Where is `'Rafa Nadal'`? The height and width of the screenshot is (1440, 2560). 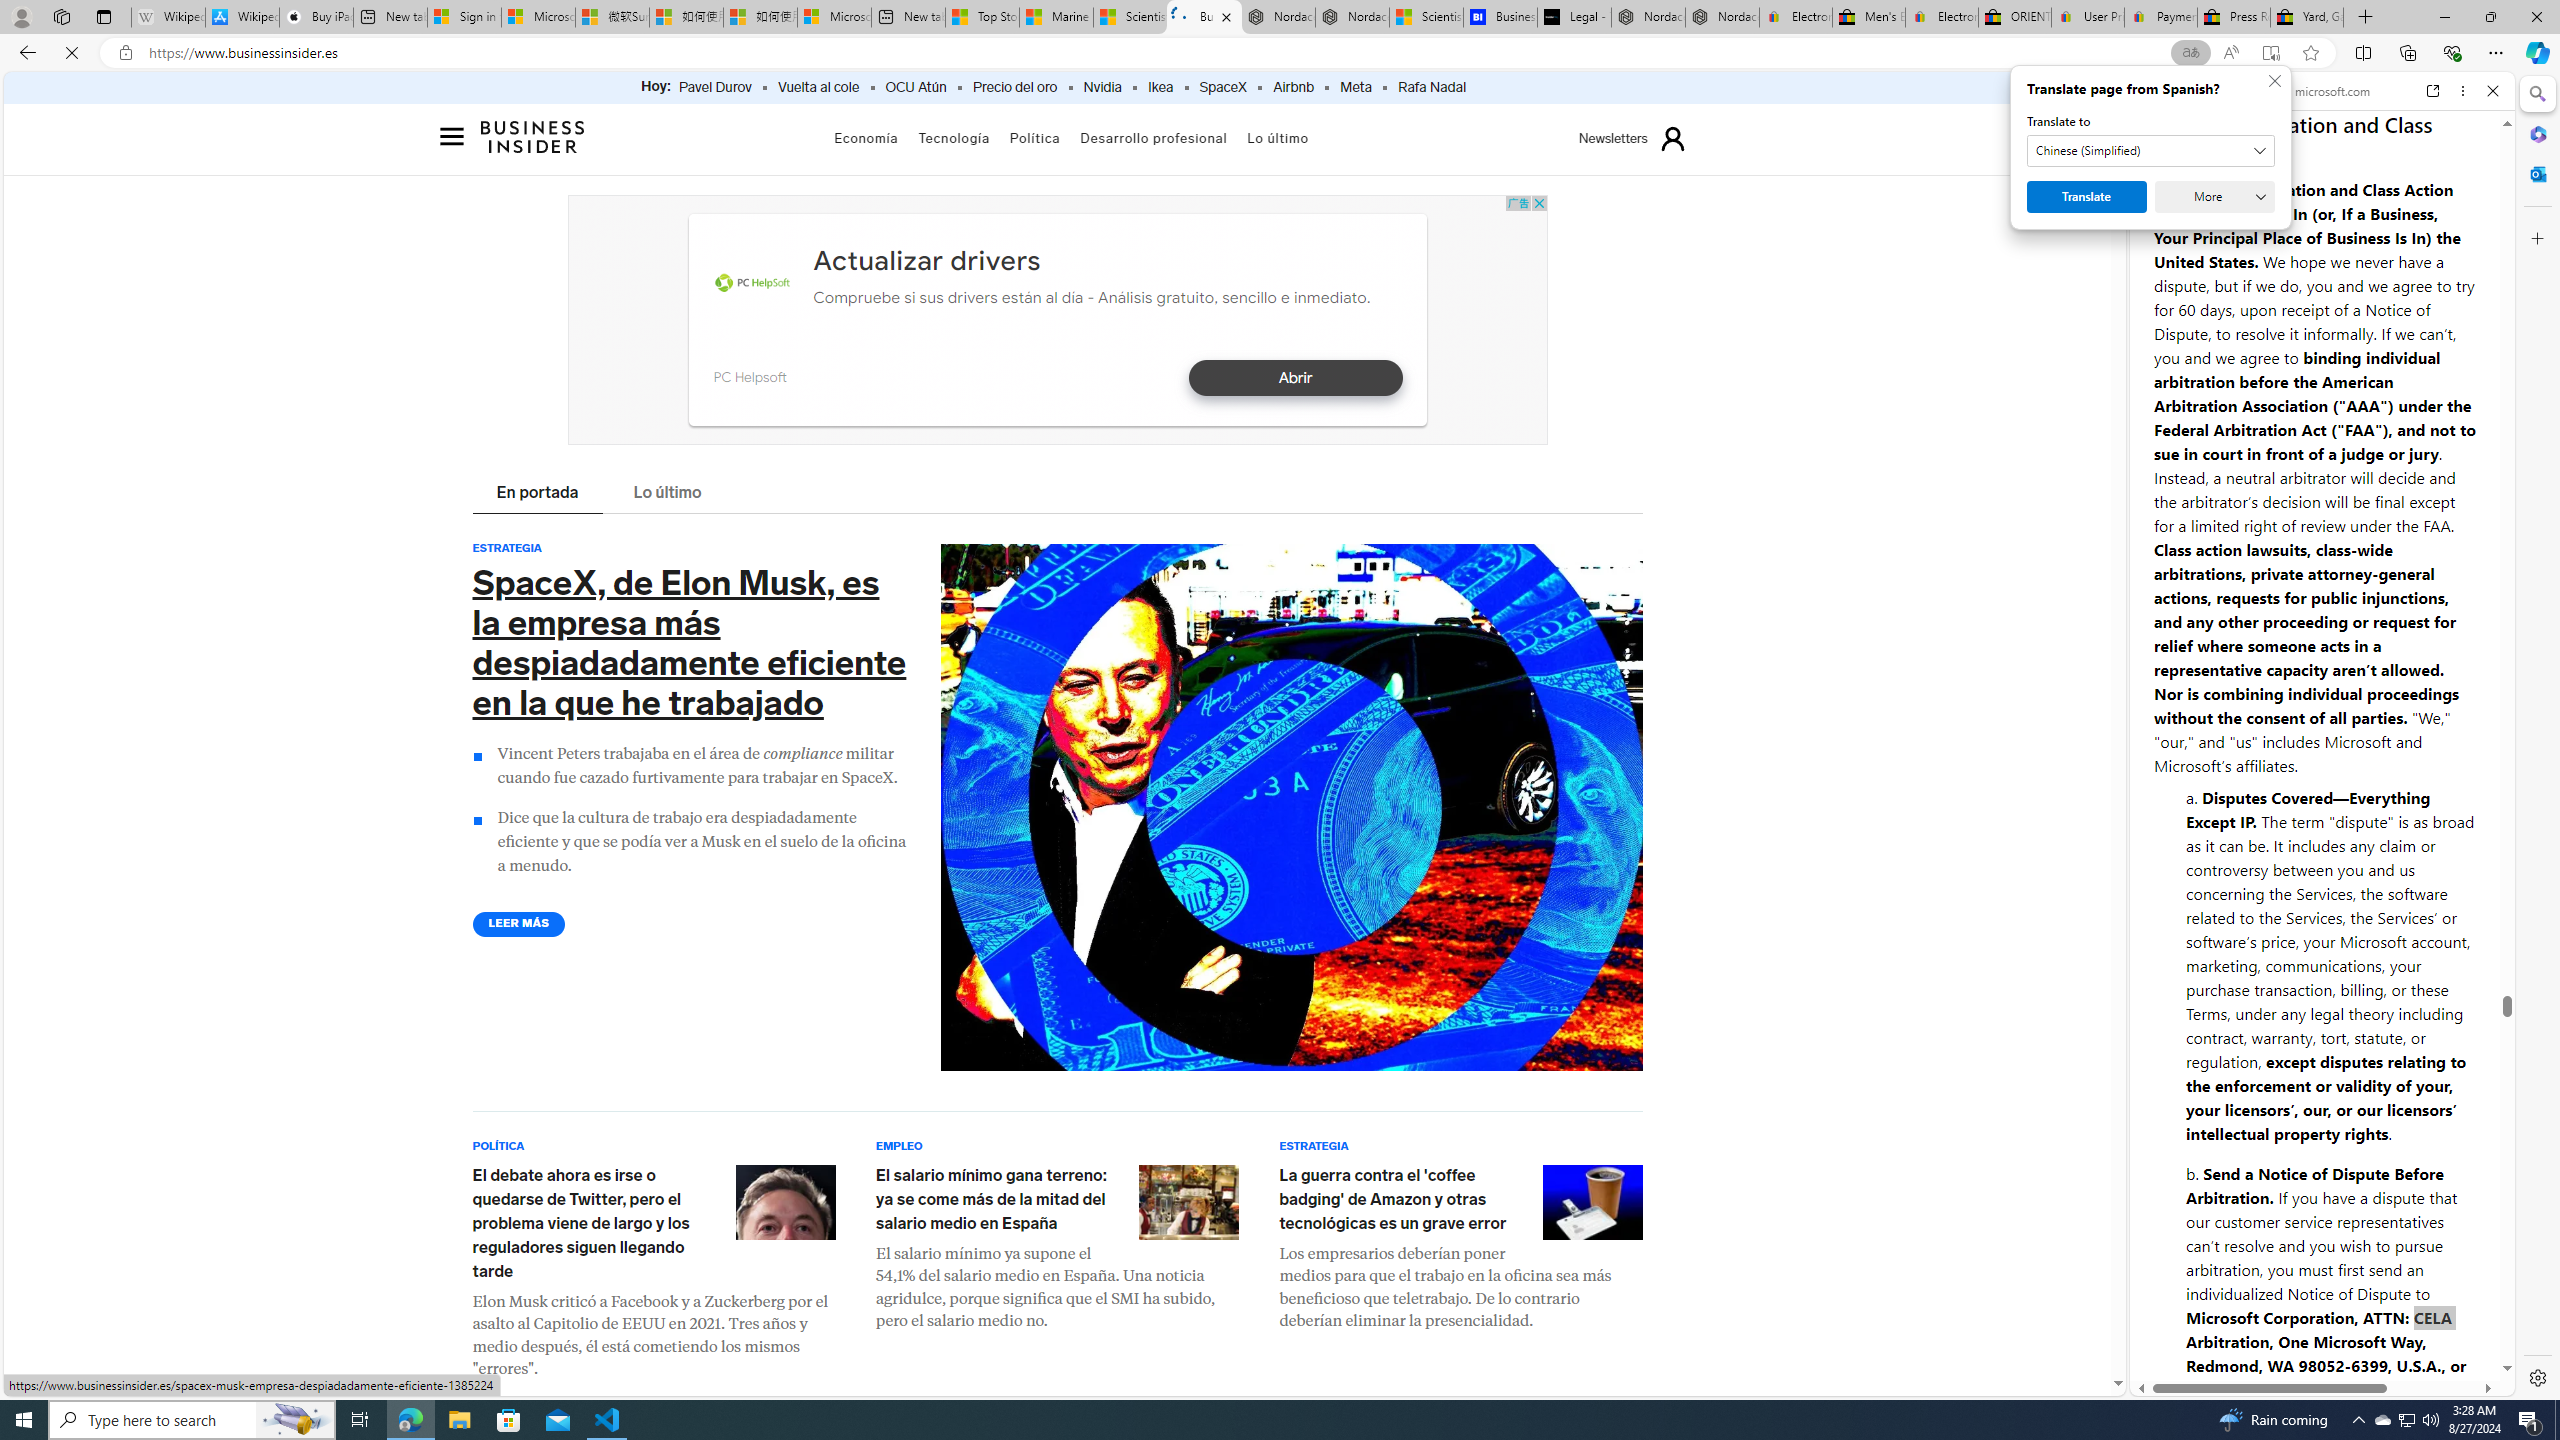
'Rafa Nadal' is located at coordinates (1431, 87).